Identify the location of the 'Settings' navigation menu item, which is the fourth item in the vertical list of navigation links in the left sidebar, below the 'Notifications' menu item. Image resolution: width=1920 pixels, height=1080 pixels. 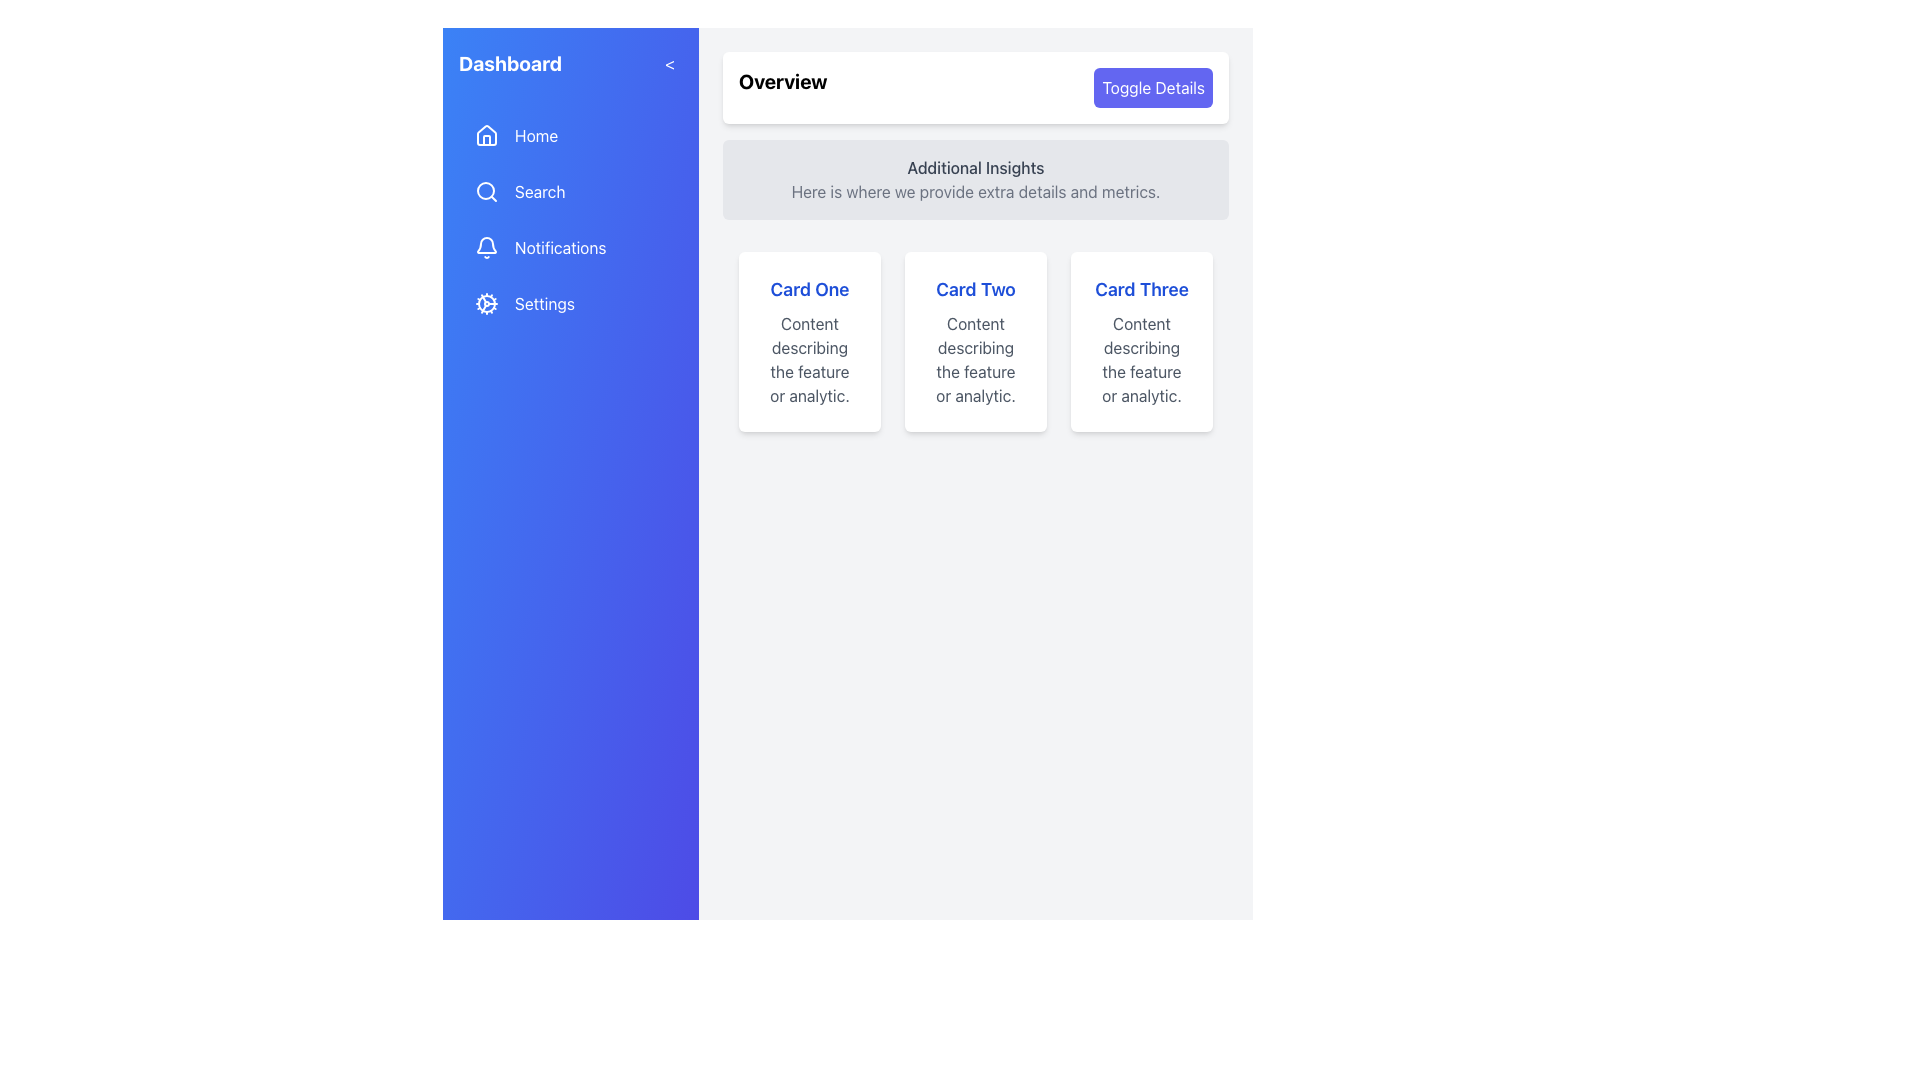
(570, 304).